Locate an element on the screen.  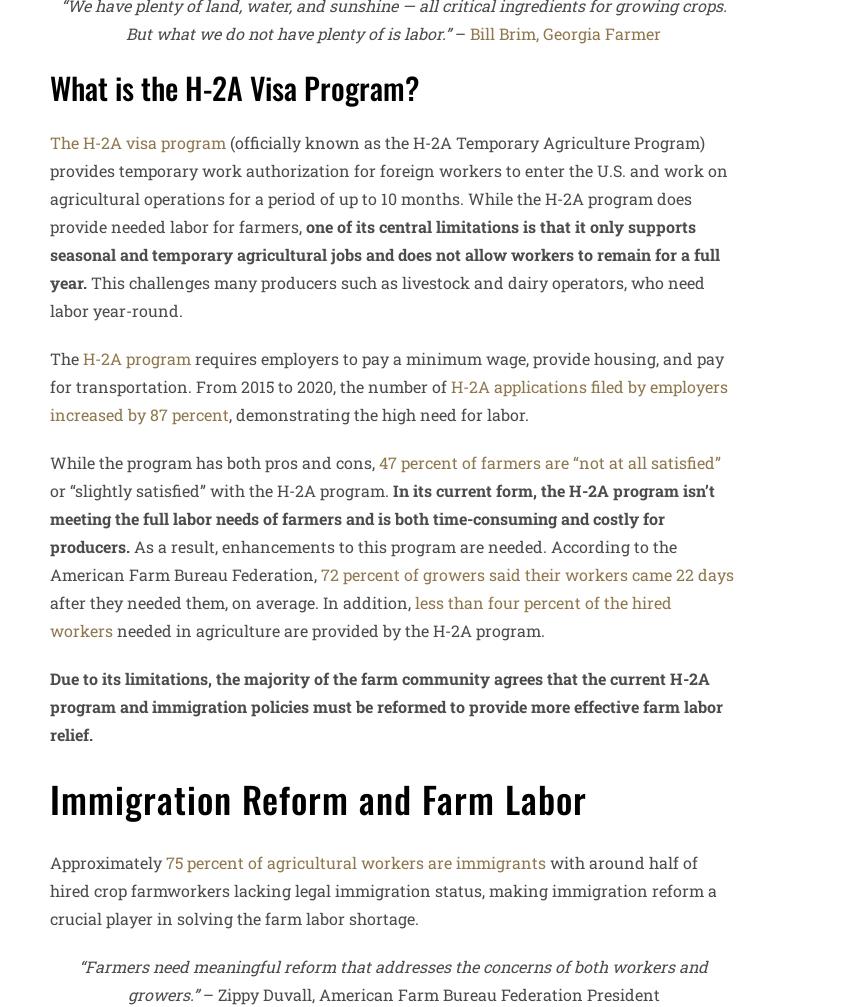
'or “slightly satisfied” with the H-2A program.' is located at coordinates (221, 489).